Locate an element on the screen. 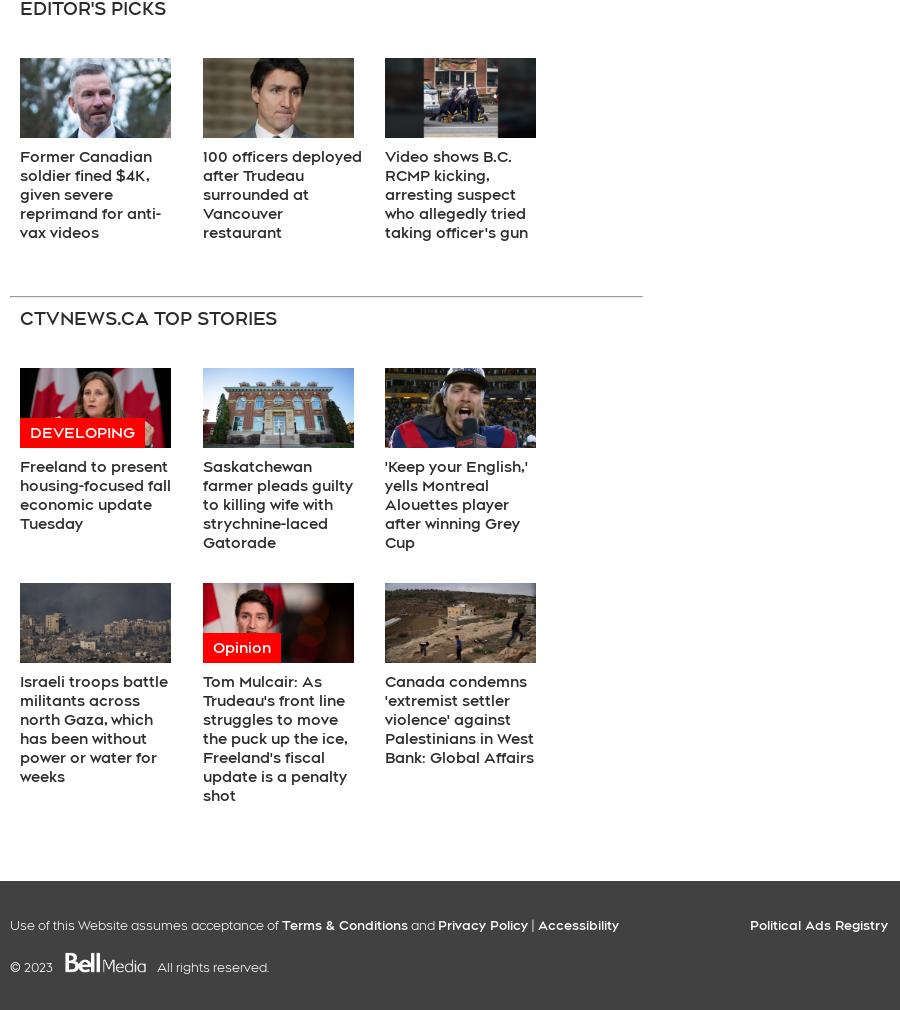 The image size is (900, 1010). 'Video shows B.C. RCMP kicking, arresting suspect who allegedly tried taking officer's gun' is located at coordinates (455, 193).